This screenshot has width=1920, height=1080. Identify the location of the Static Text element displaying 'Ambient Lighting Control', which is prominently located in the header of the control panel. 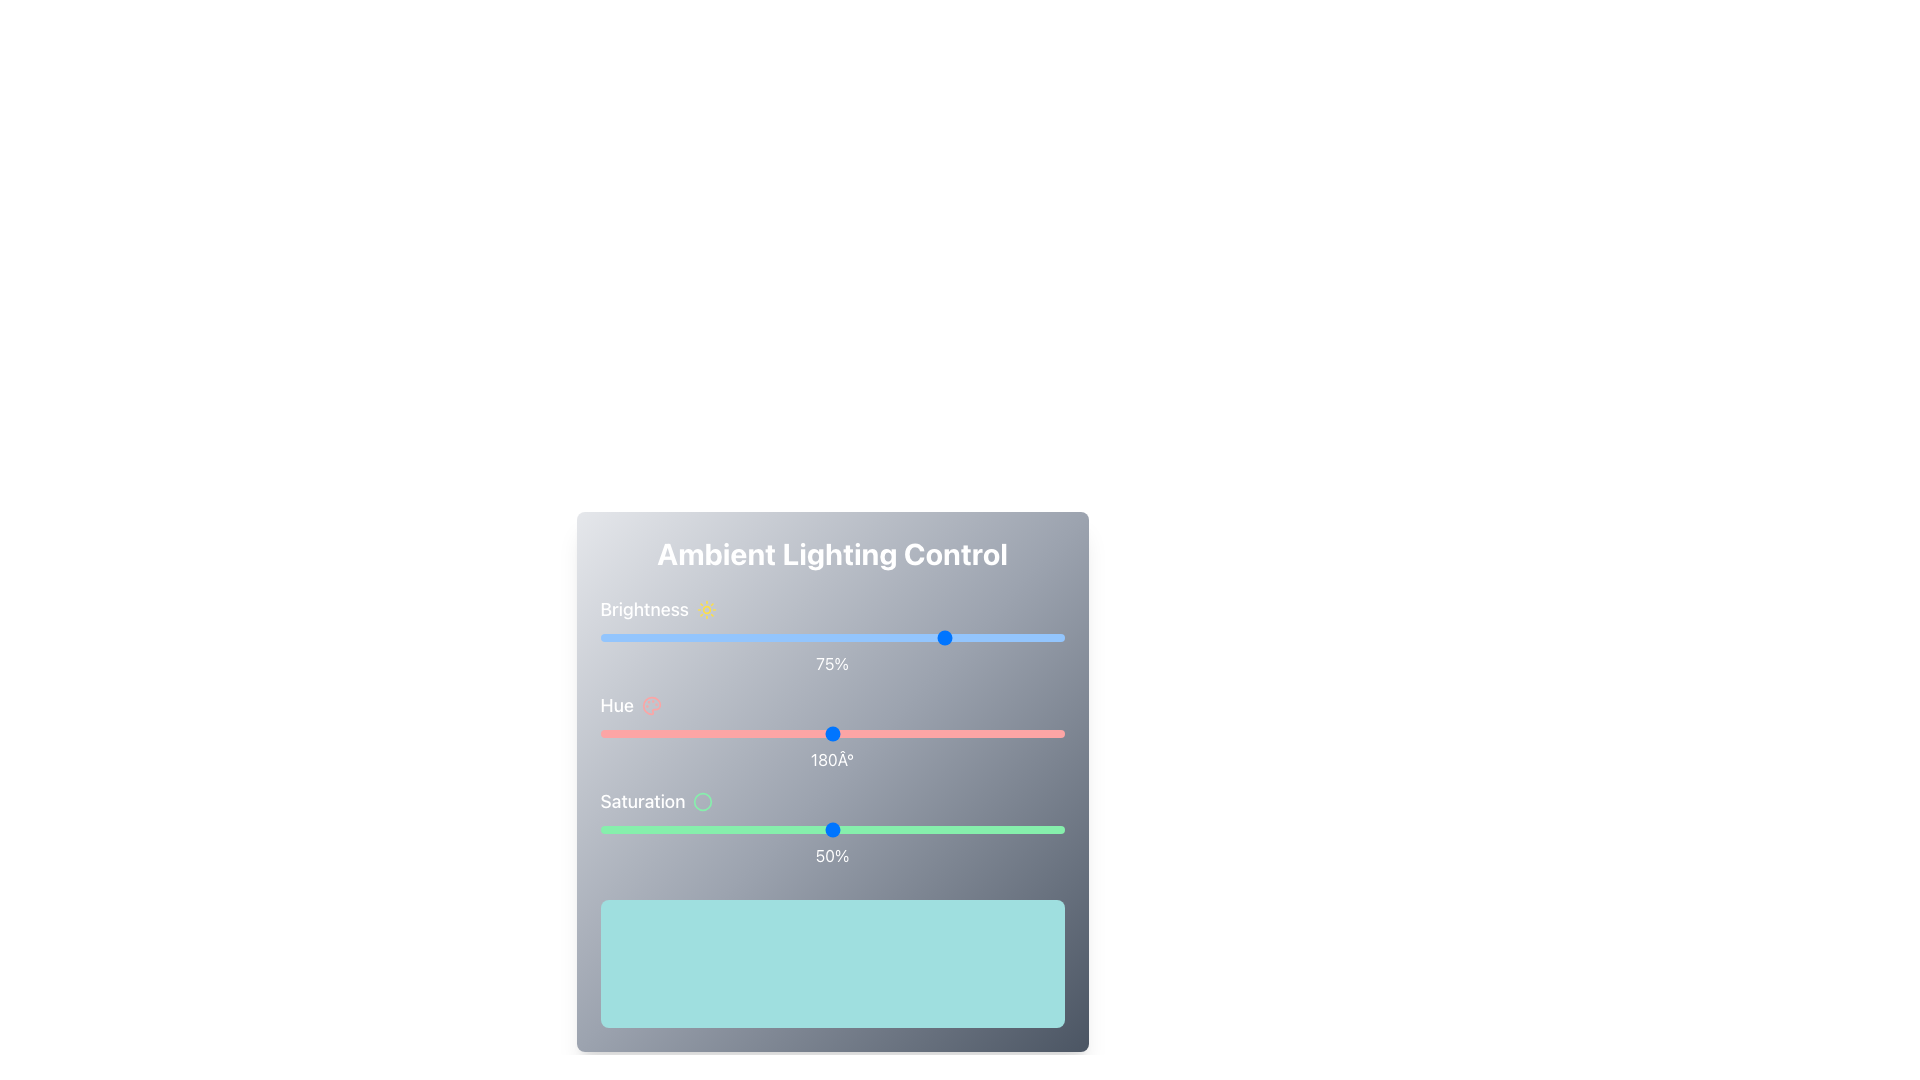
(832, 554).